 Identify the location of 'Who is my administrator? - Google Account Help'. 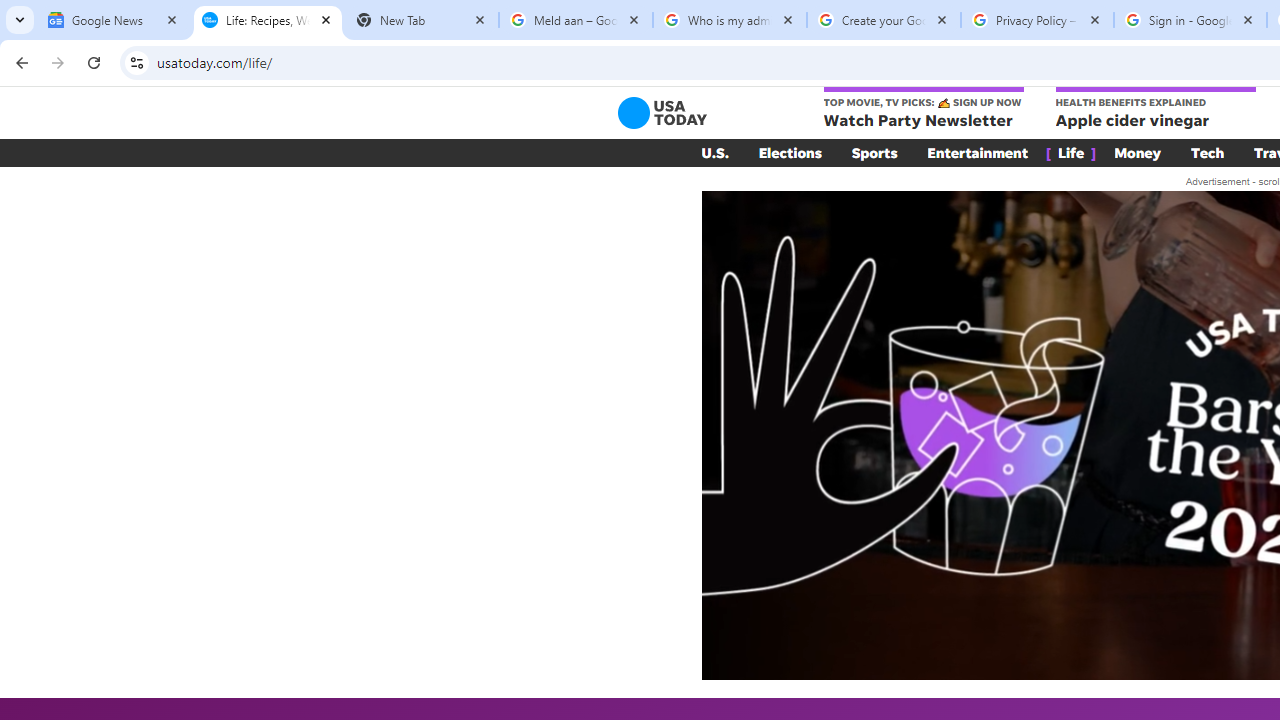
(729, 20).